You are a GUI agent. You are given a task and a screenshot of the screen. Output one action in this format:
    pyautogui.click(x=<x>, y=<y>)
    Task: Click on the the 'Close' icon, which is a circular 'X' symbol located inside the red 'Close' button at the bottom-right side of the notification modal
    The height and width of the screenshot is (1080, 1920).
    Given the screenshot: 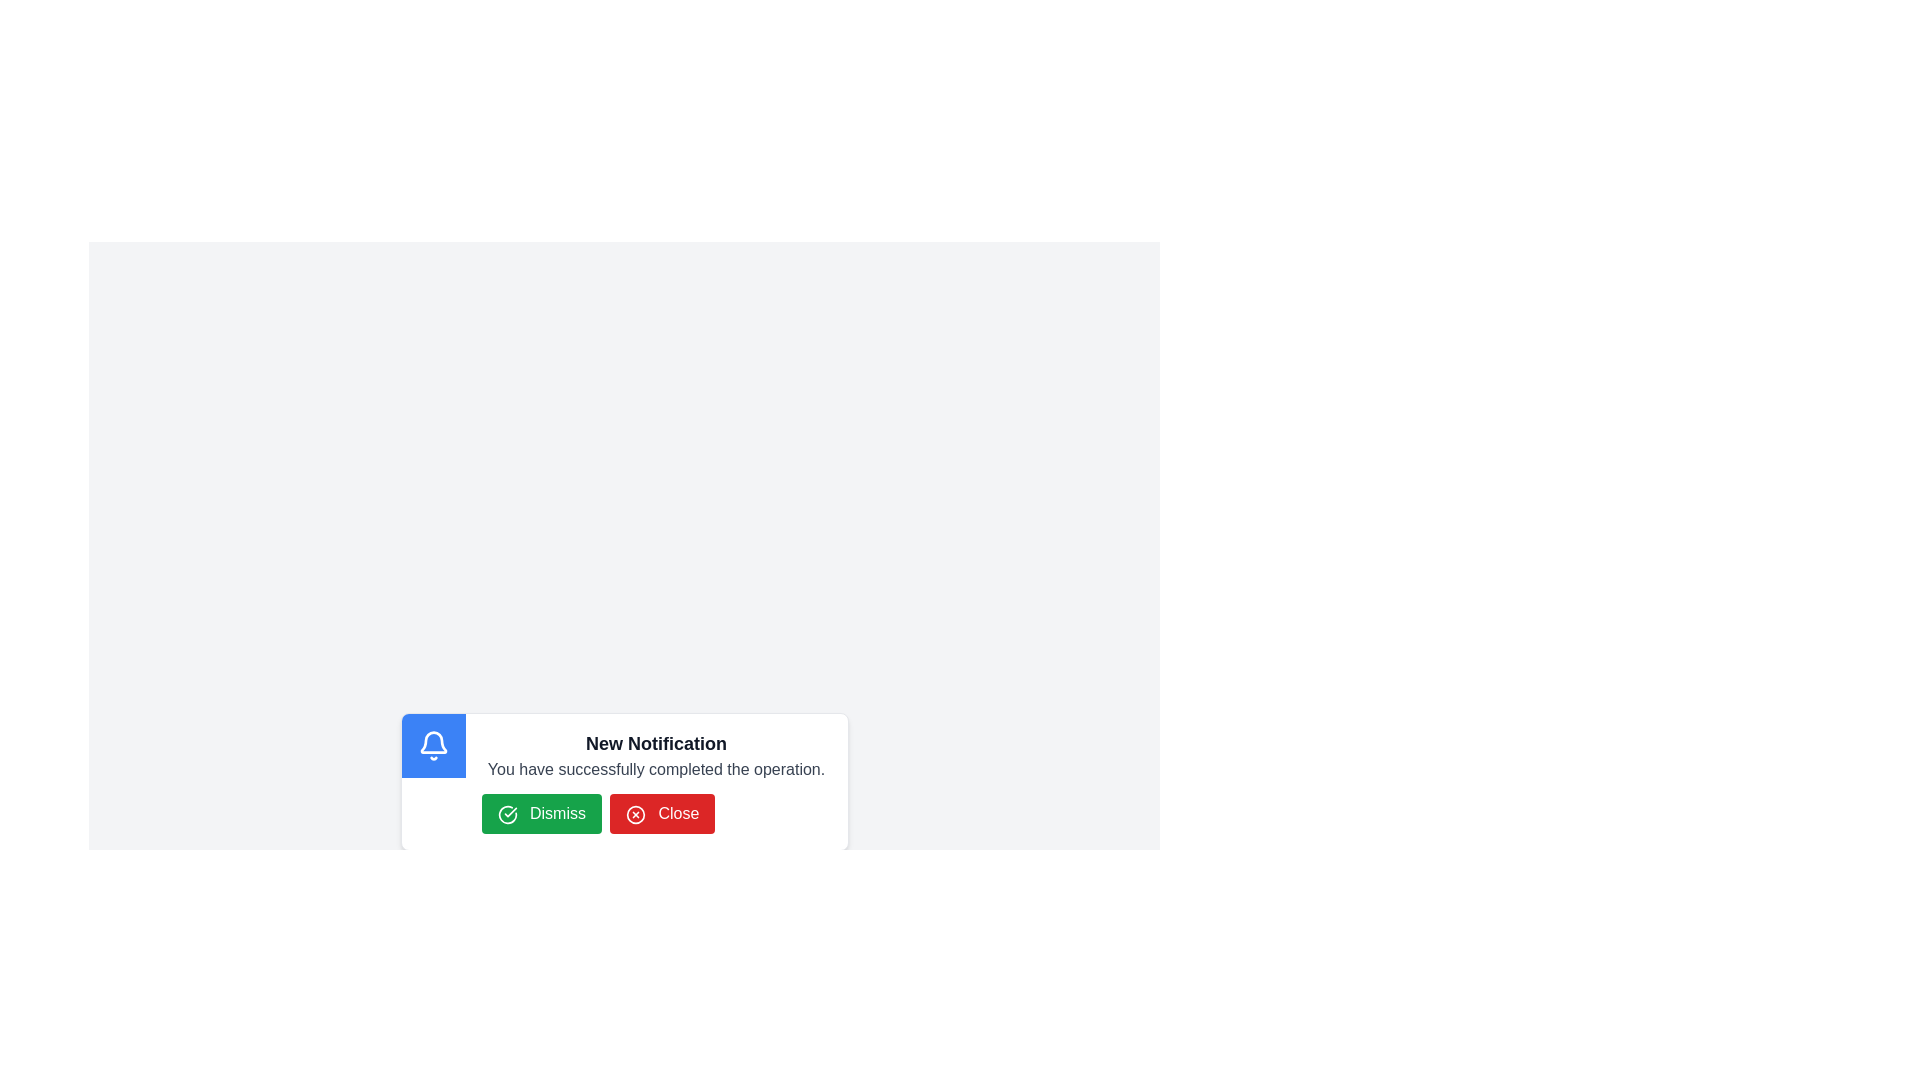 What is the action you would take?
    pyautogui.click(x=634, y=814)
    